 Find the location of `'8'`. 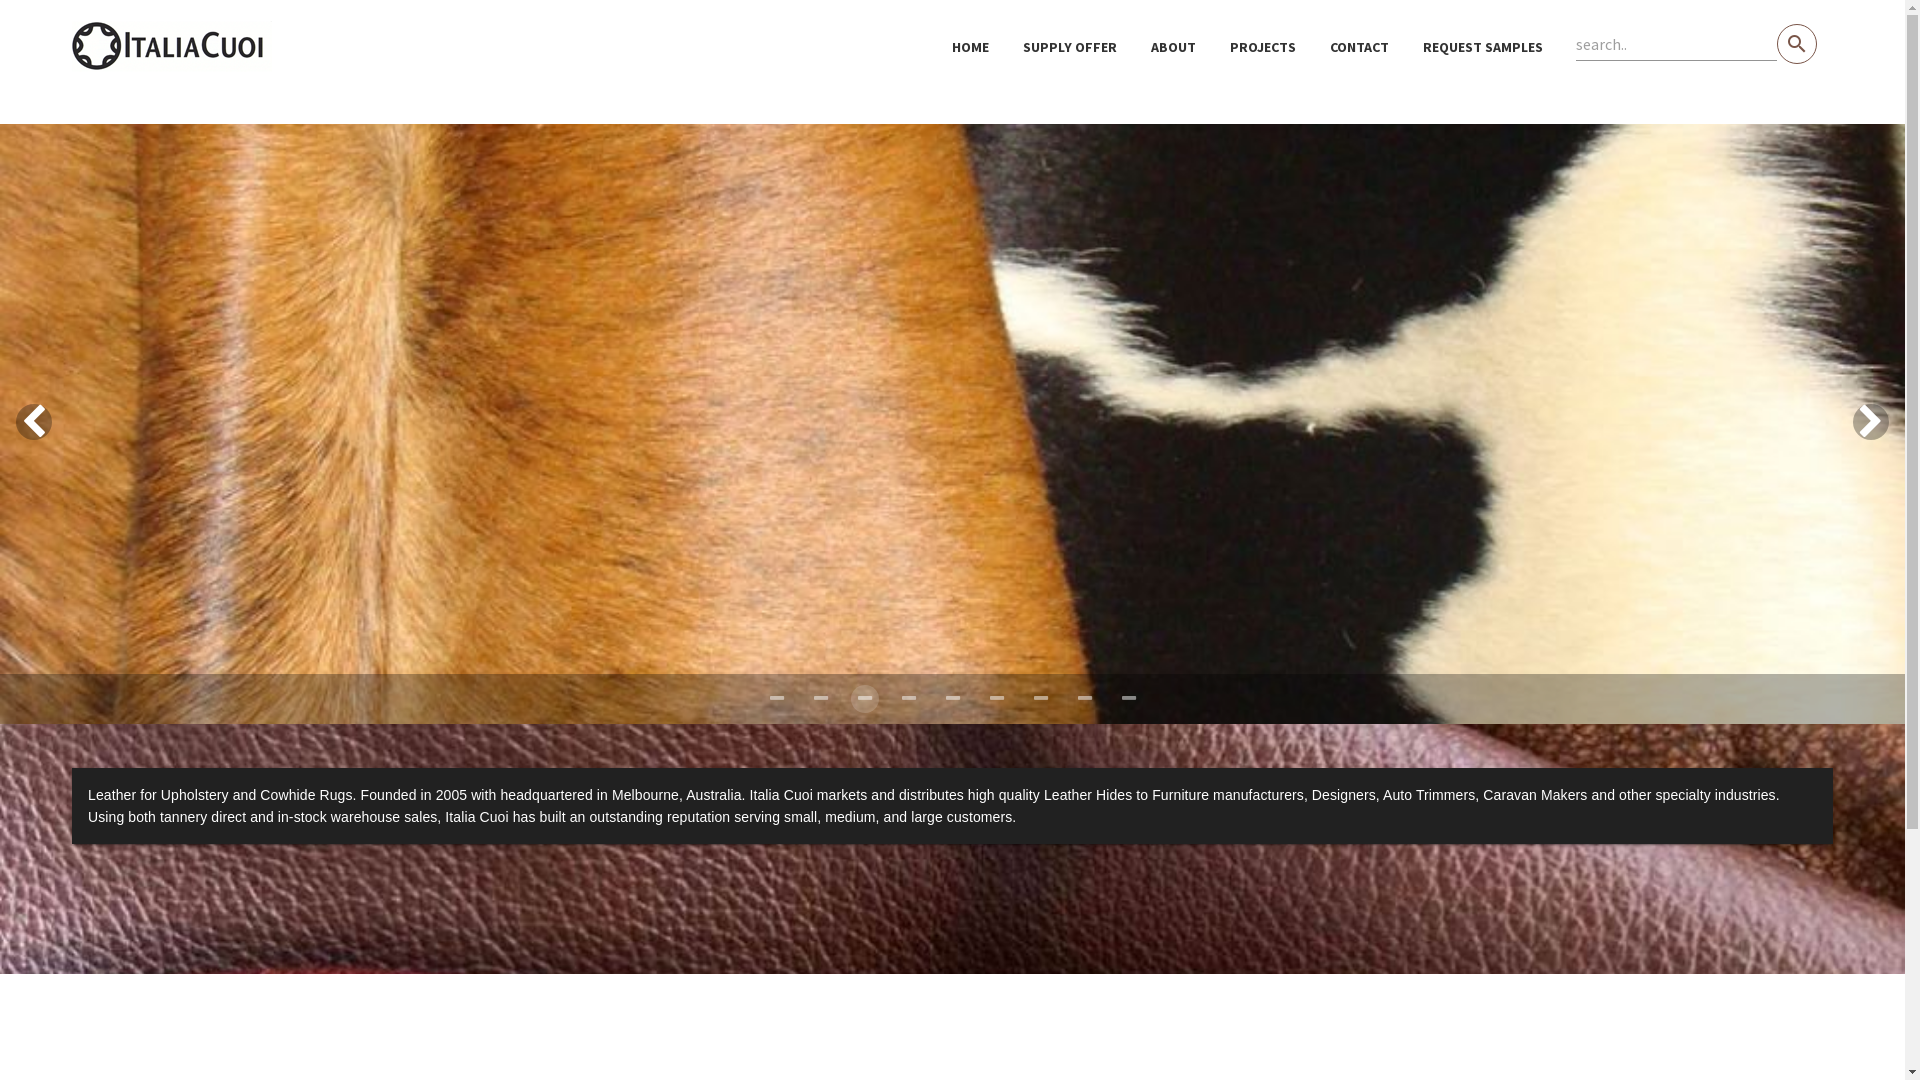

'8' is located at coordinates (1128, 697).